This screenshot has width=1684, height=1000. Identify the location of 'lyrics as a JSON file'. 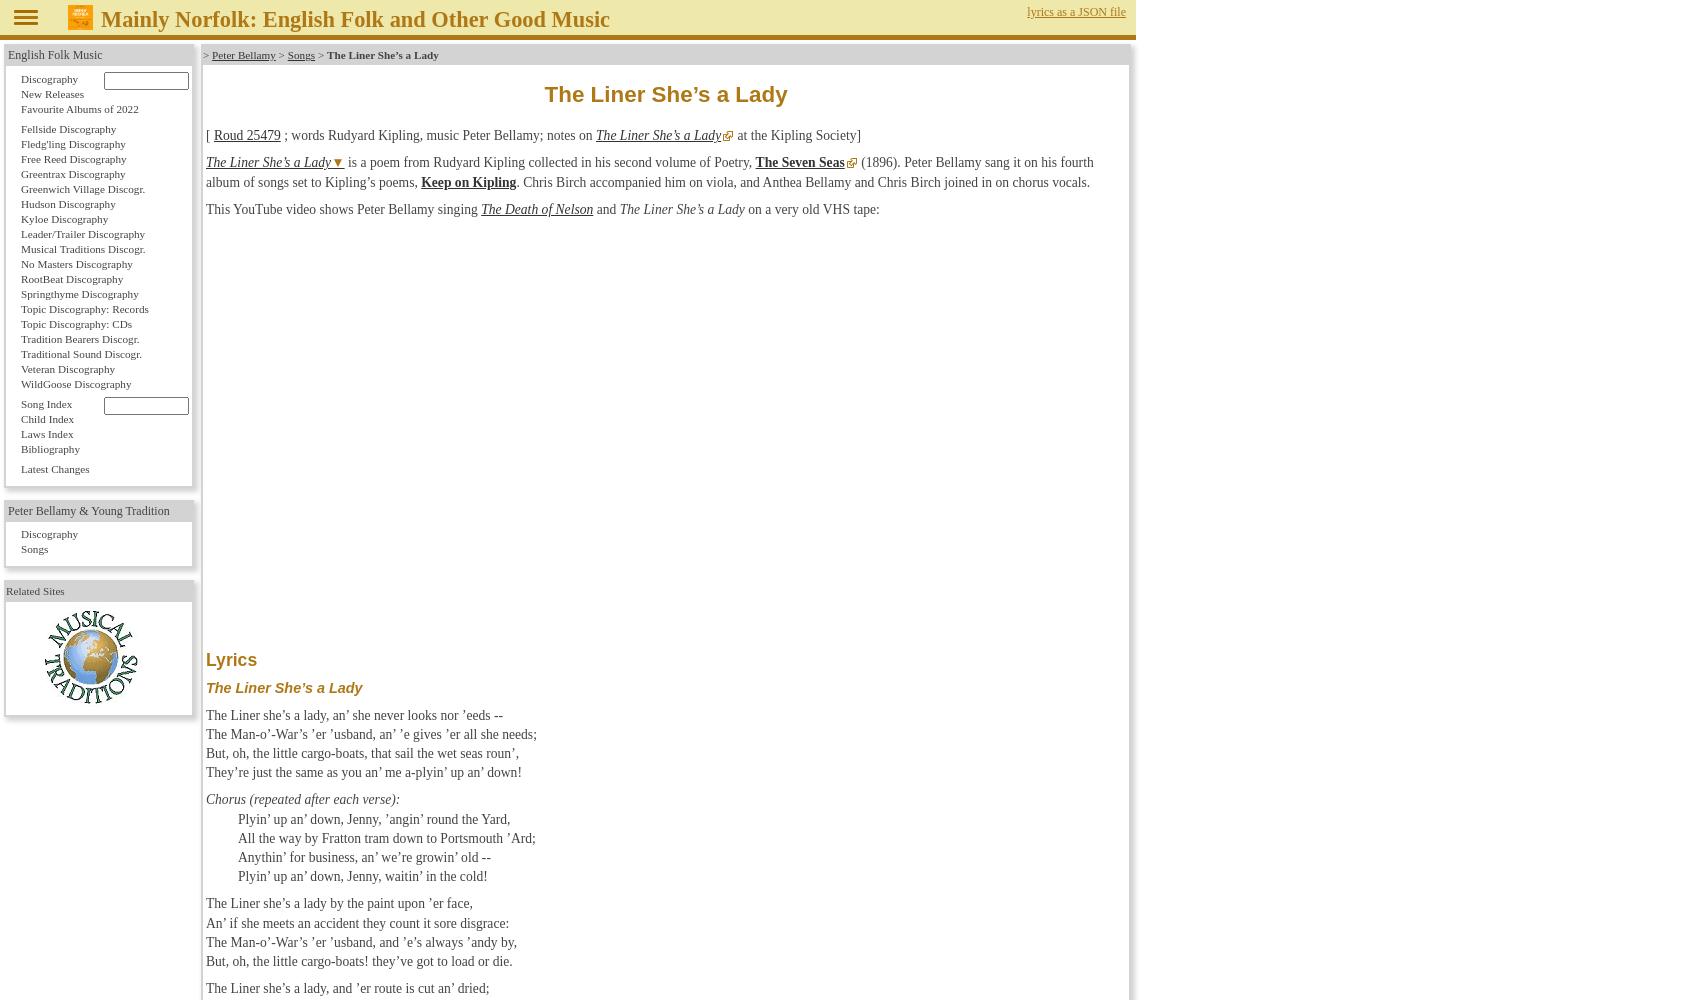
(1076, 12).